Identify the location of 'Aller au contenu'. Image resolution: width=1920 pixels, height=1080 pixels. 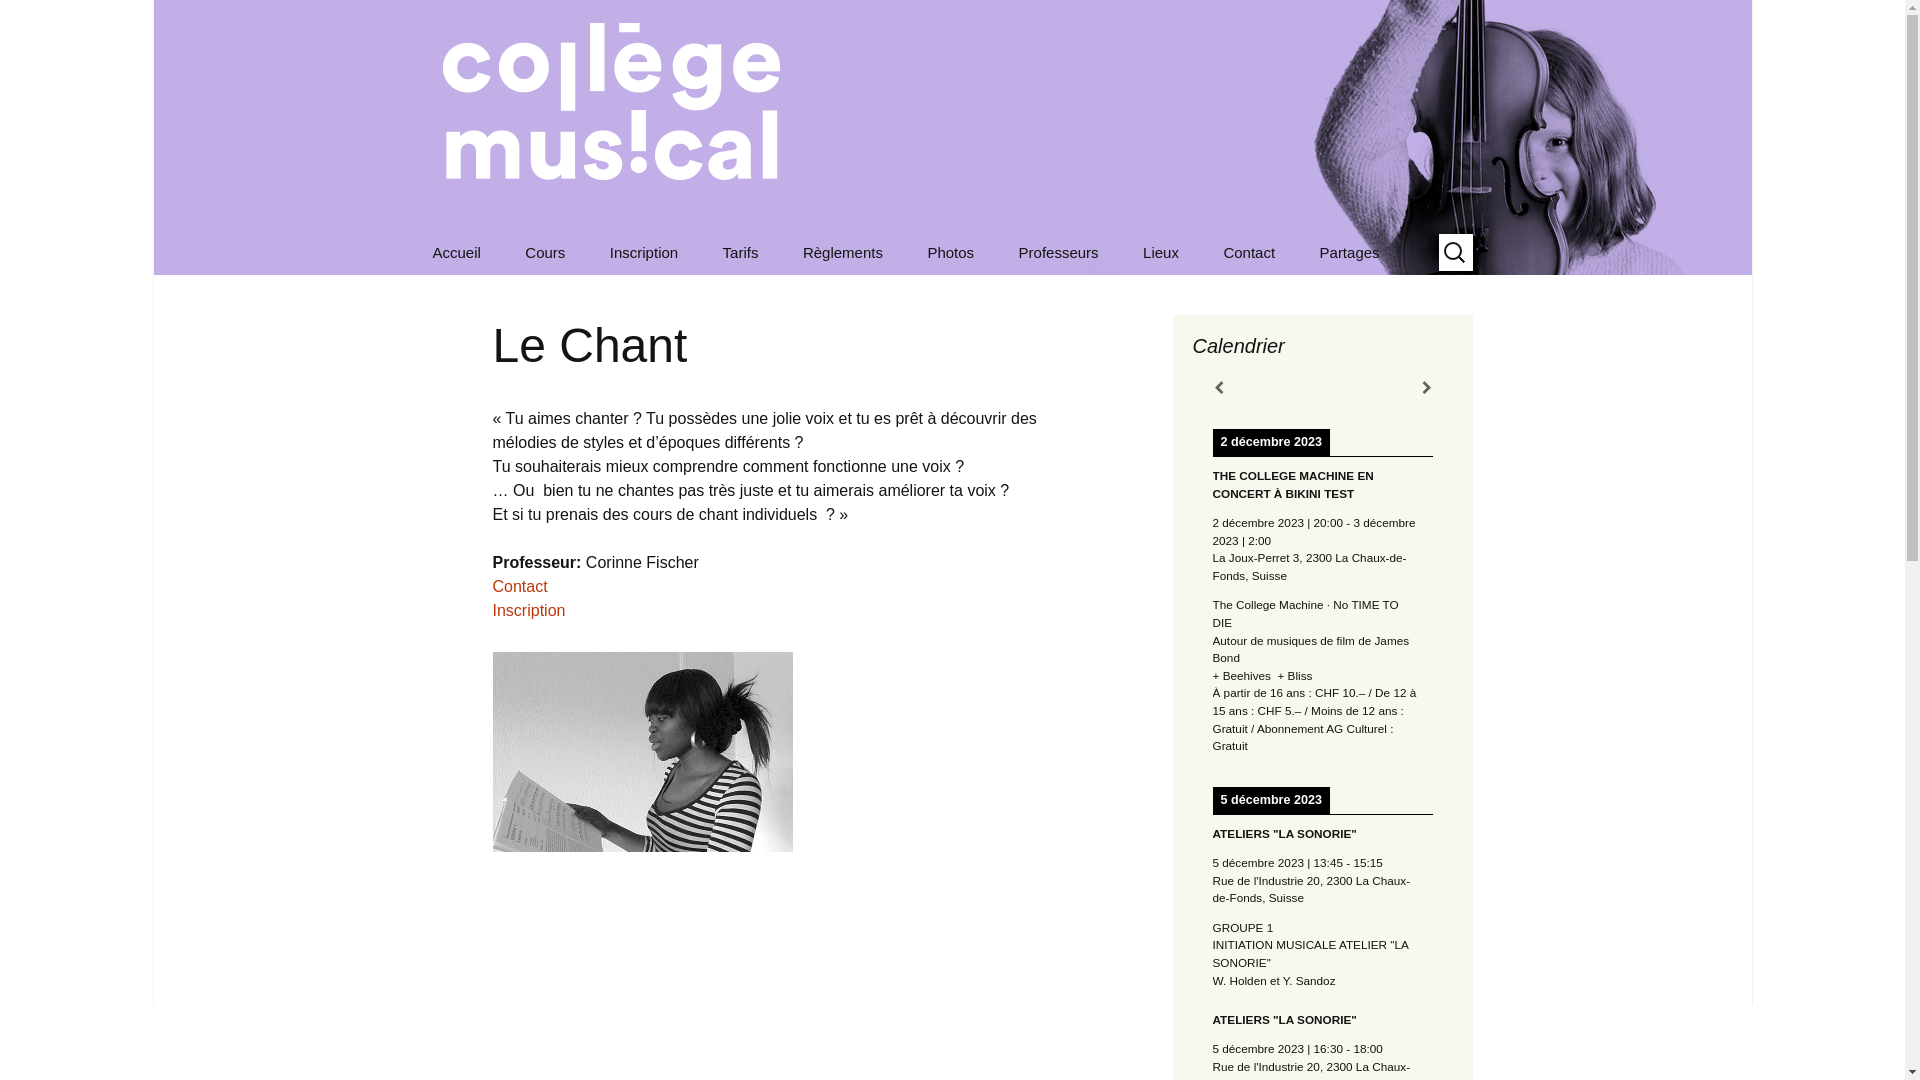
(411, 228).